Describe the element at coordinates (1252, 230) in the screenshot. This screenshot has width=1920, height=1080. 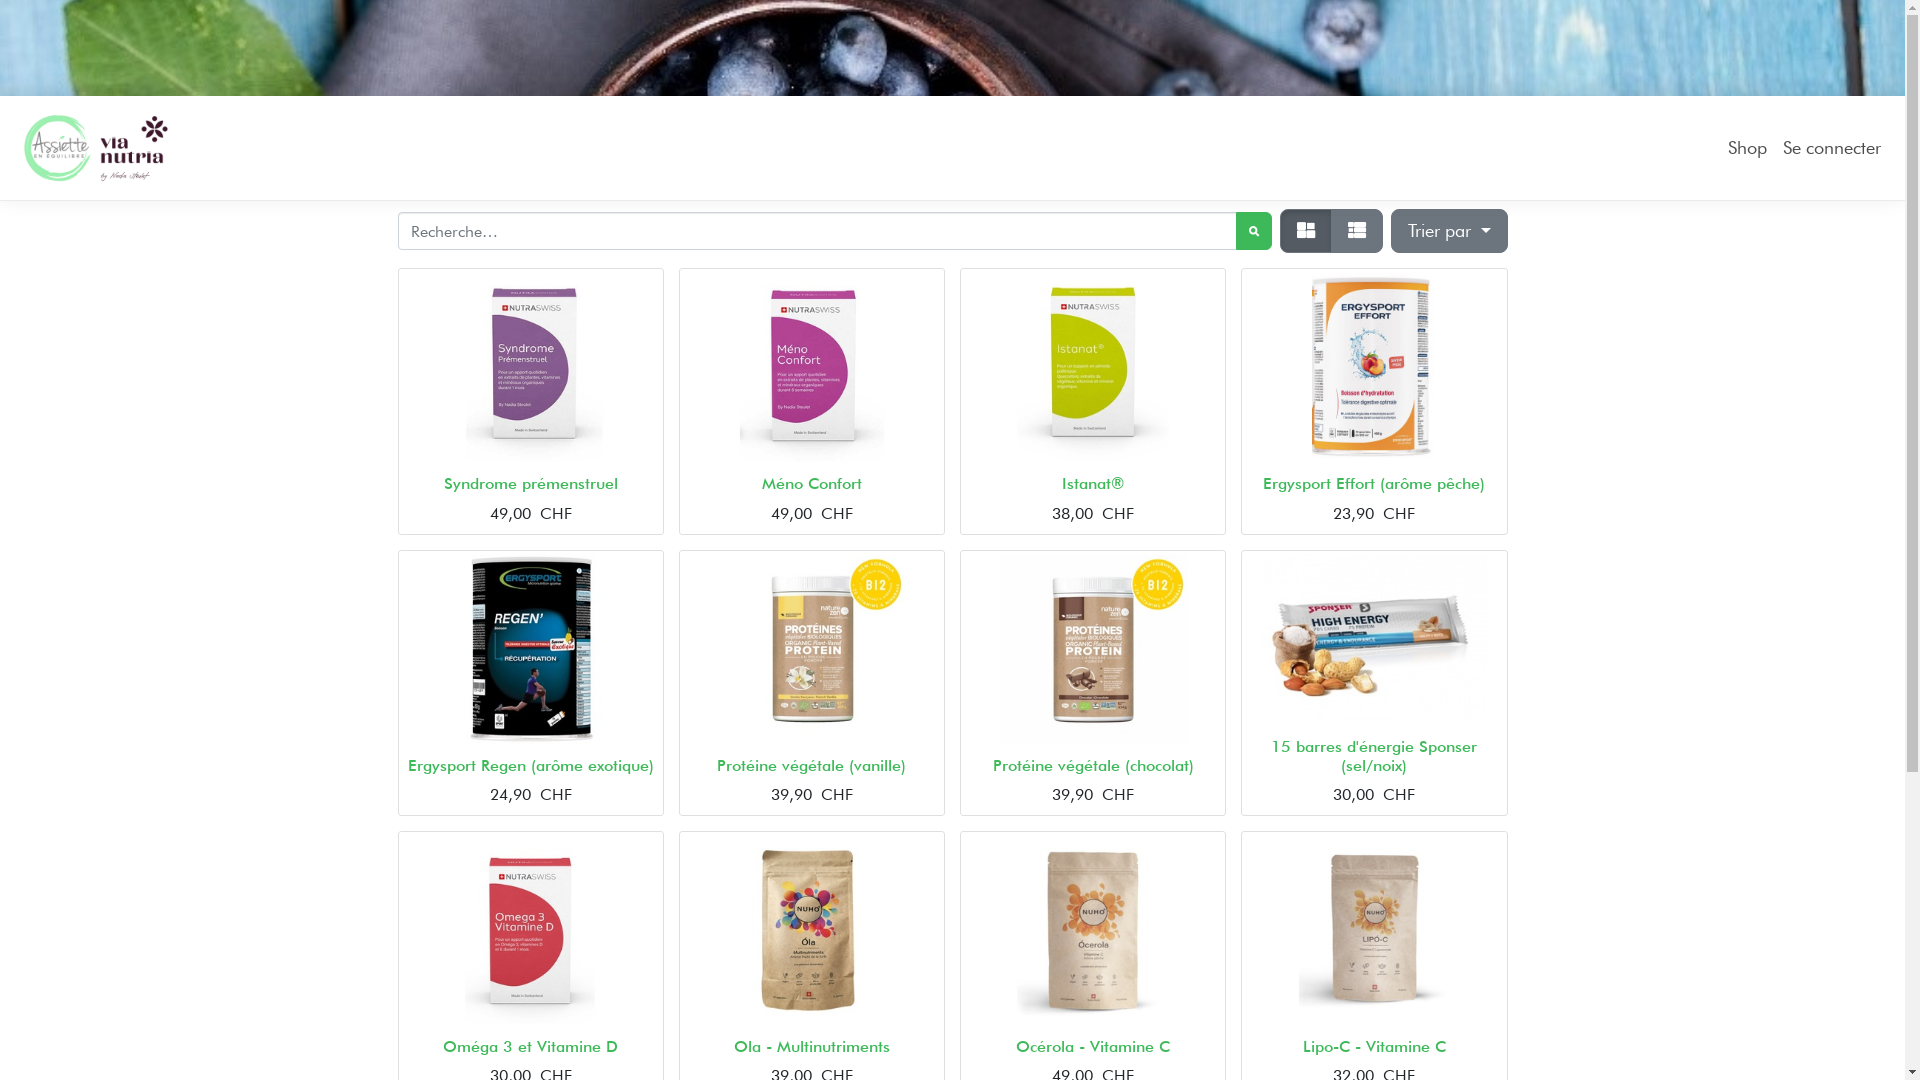
I see `'Rechercher'` at that location.